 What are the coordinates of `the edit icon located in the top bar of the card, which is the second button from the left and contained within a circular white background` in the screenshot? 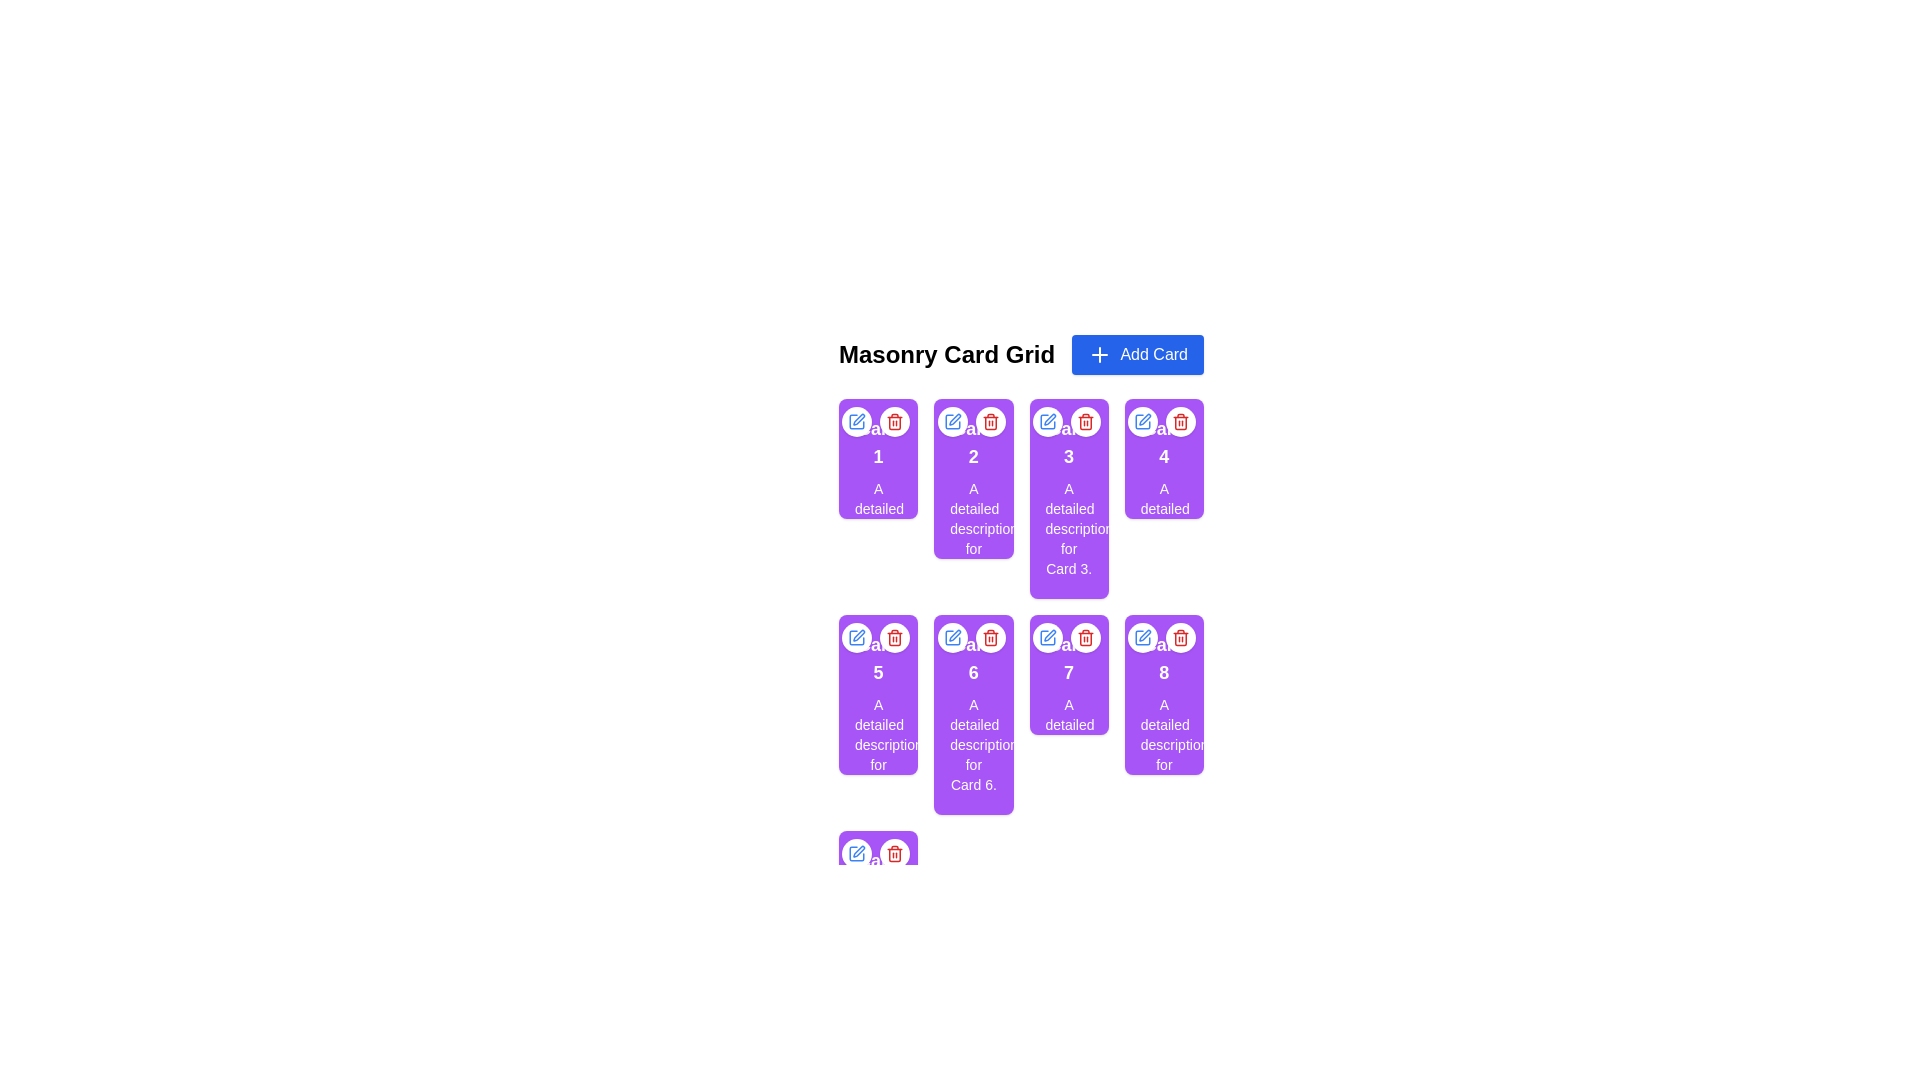 It's located at (1142, 637).